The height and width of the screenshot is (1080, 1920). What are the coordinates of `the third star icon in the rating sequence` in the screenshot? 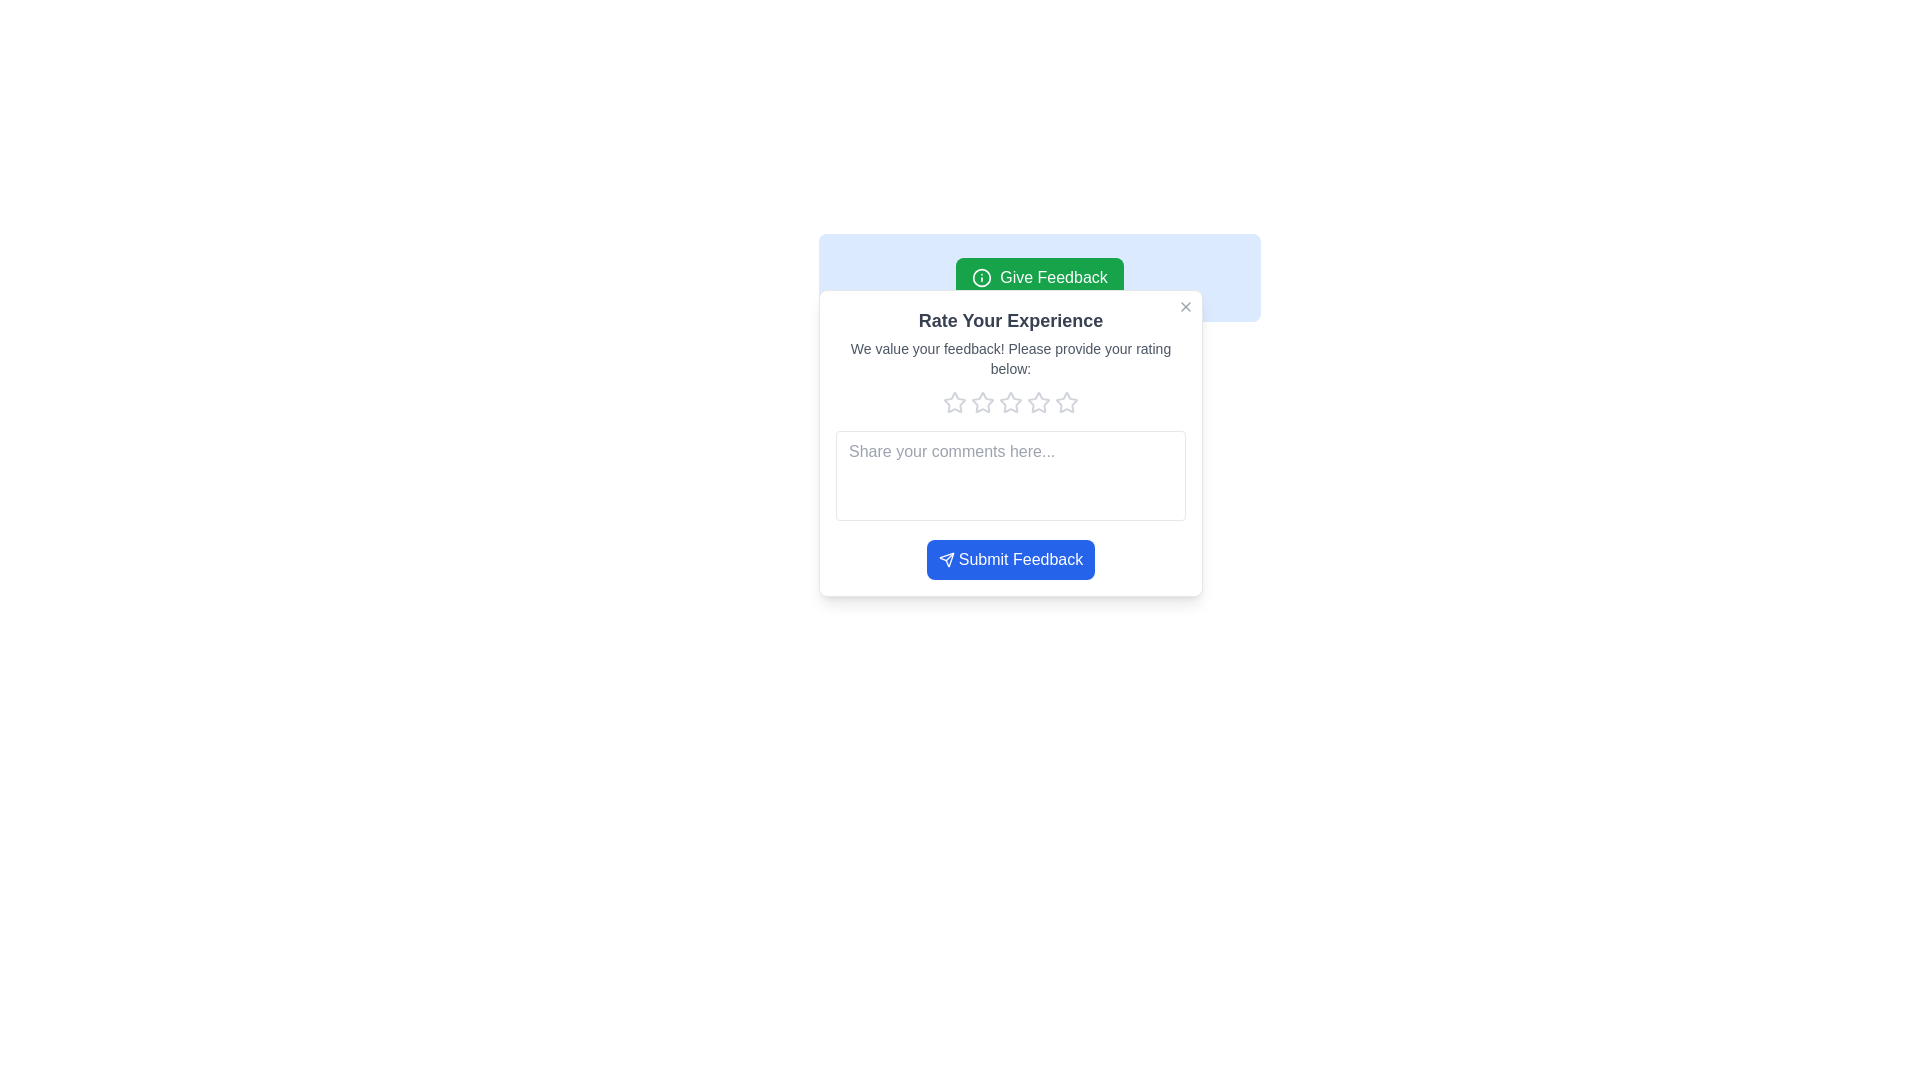 It's located at (983, 402).